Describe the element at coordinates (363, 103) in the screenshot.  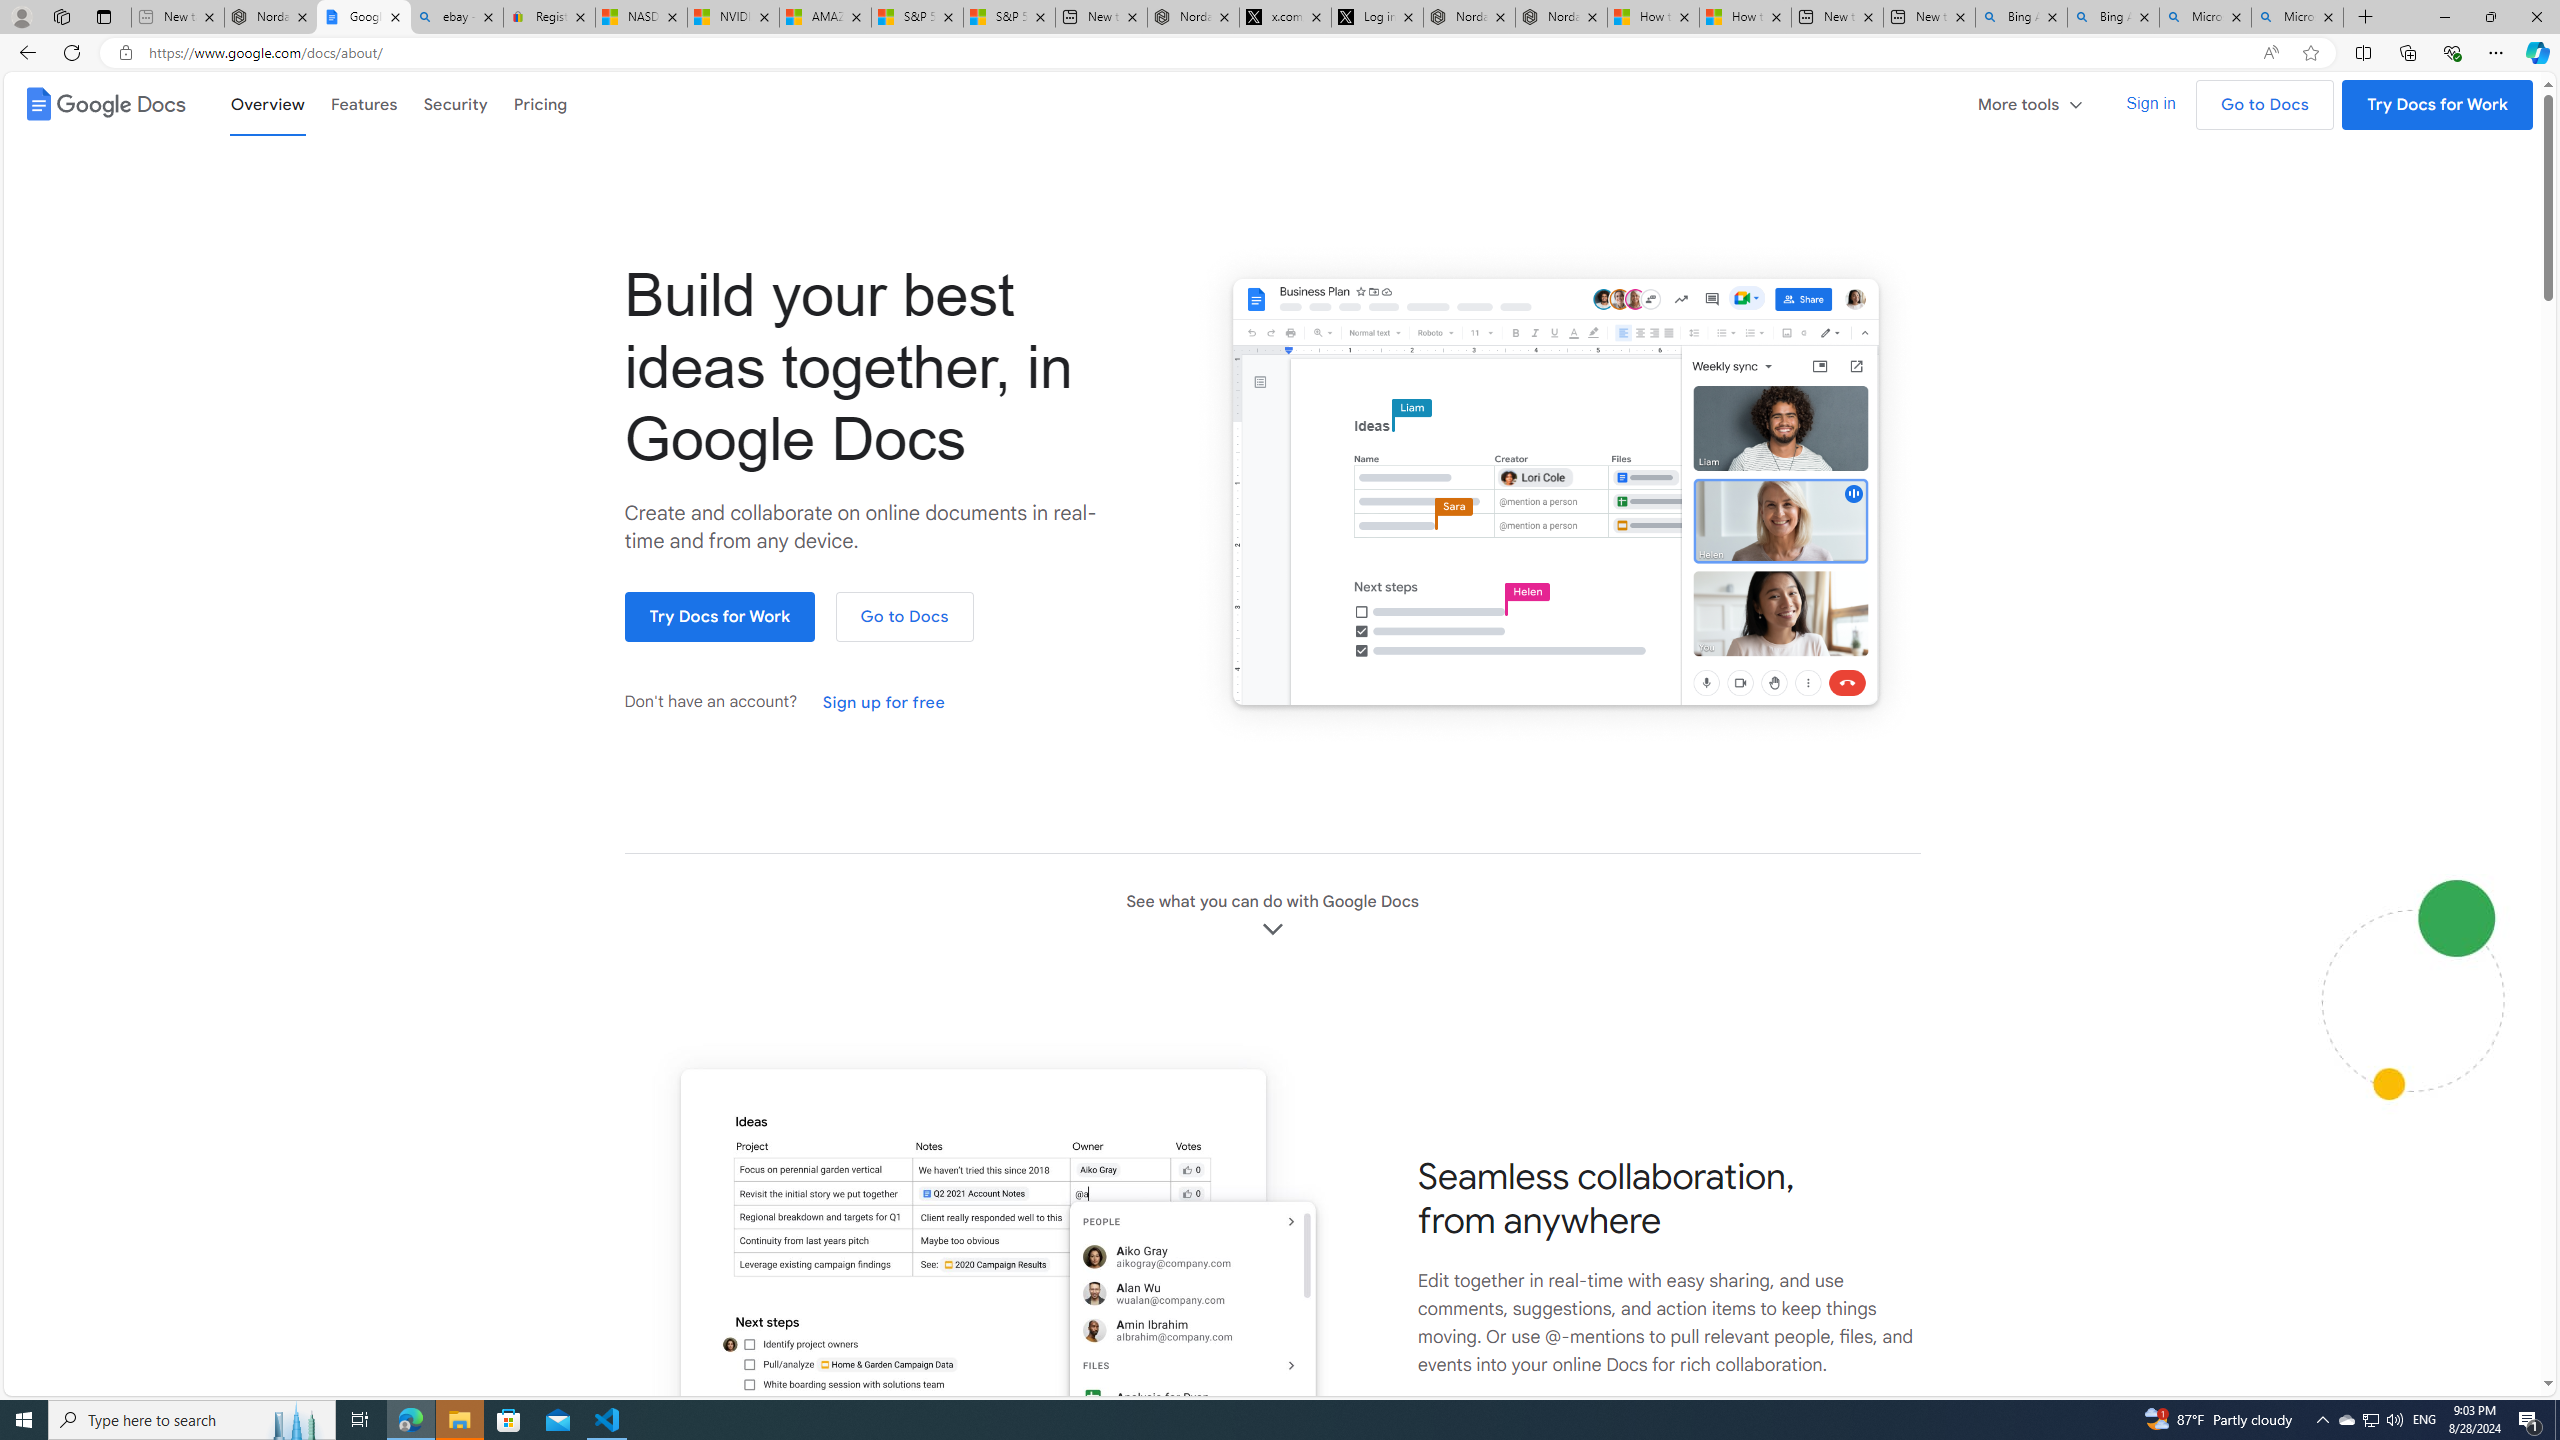
I see `'Features'` at that location.